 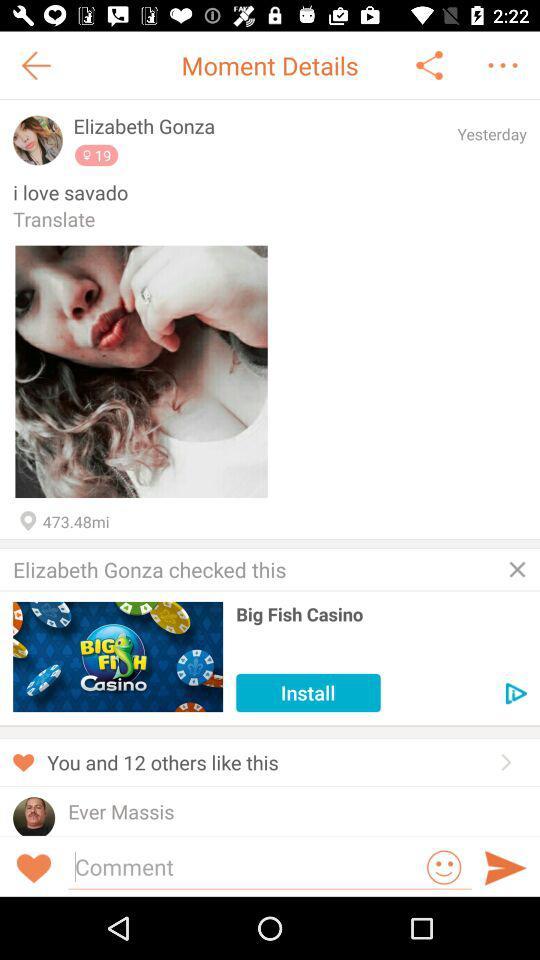 What do you see at coordinates (516, 693) in the screenshot?
I see `move to next` at bounding box center [516, 693].